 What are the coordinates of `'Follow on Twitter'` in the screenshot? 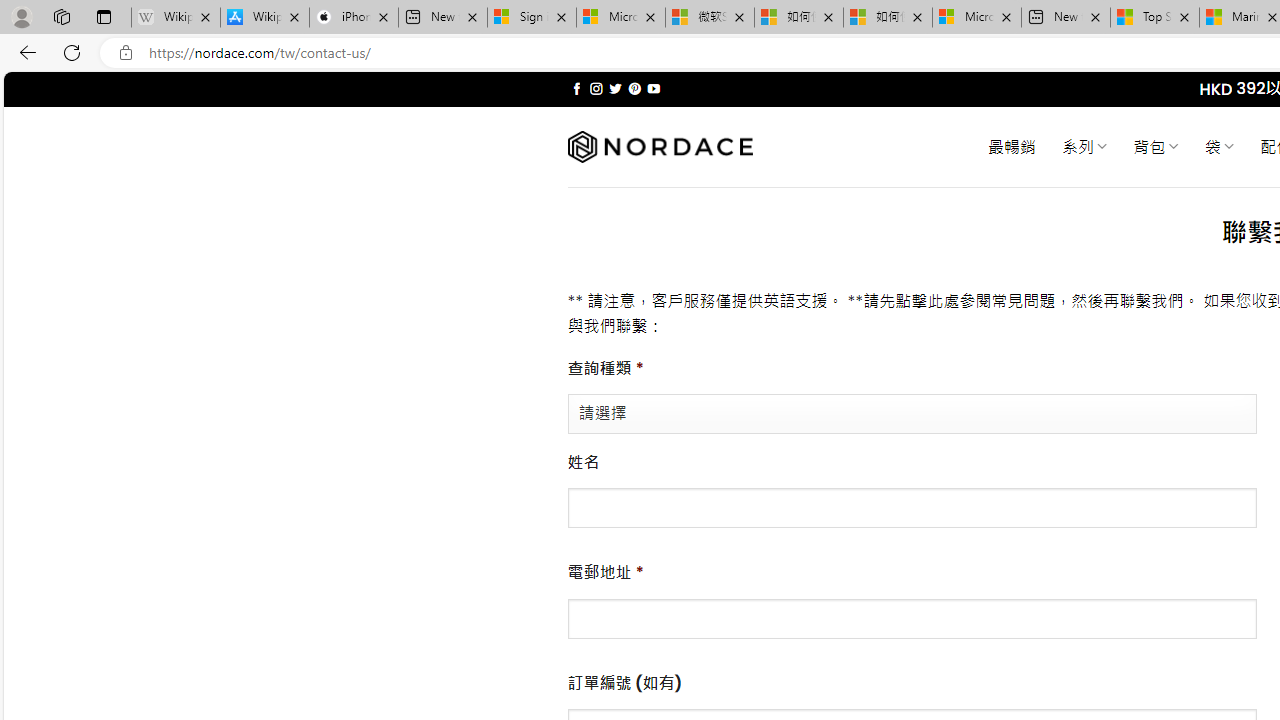 It's located at (614, 88).